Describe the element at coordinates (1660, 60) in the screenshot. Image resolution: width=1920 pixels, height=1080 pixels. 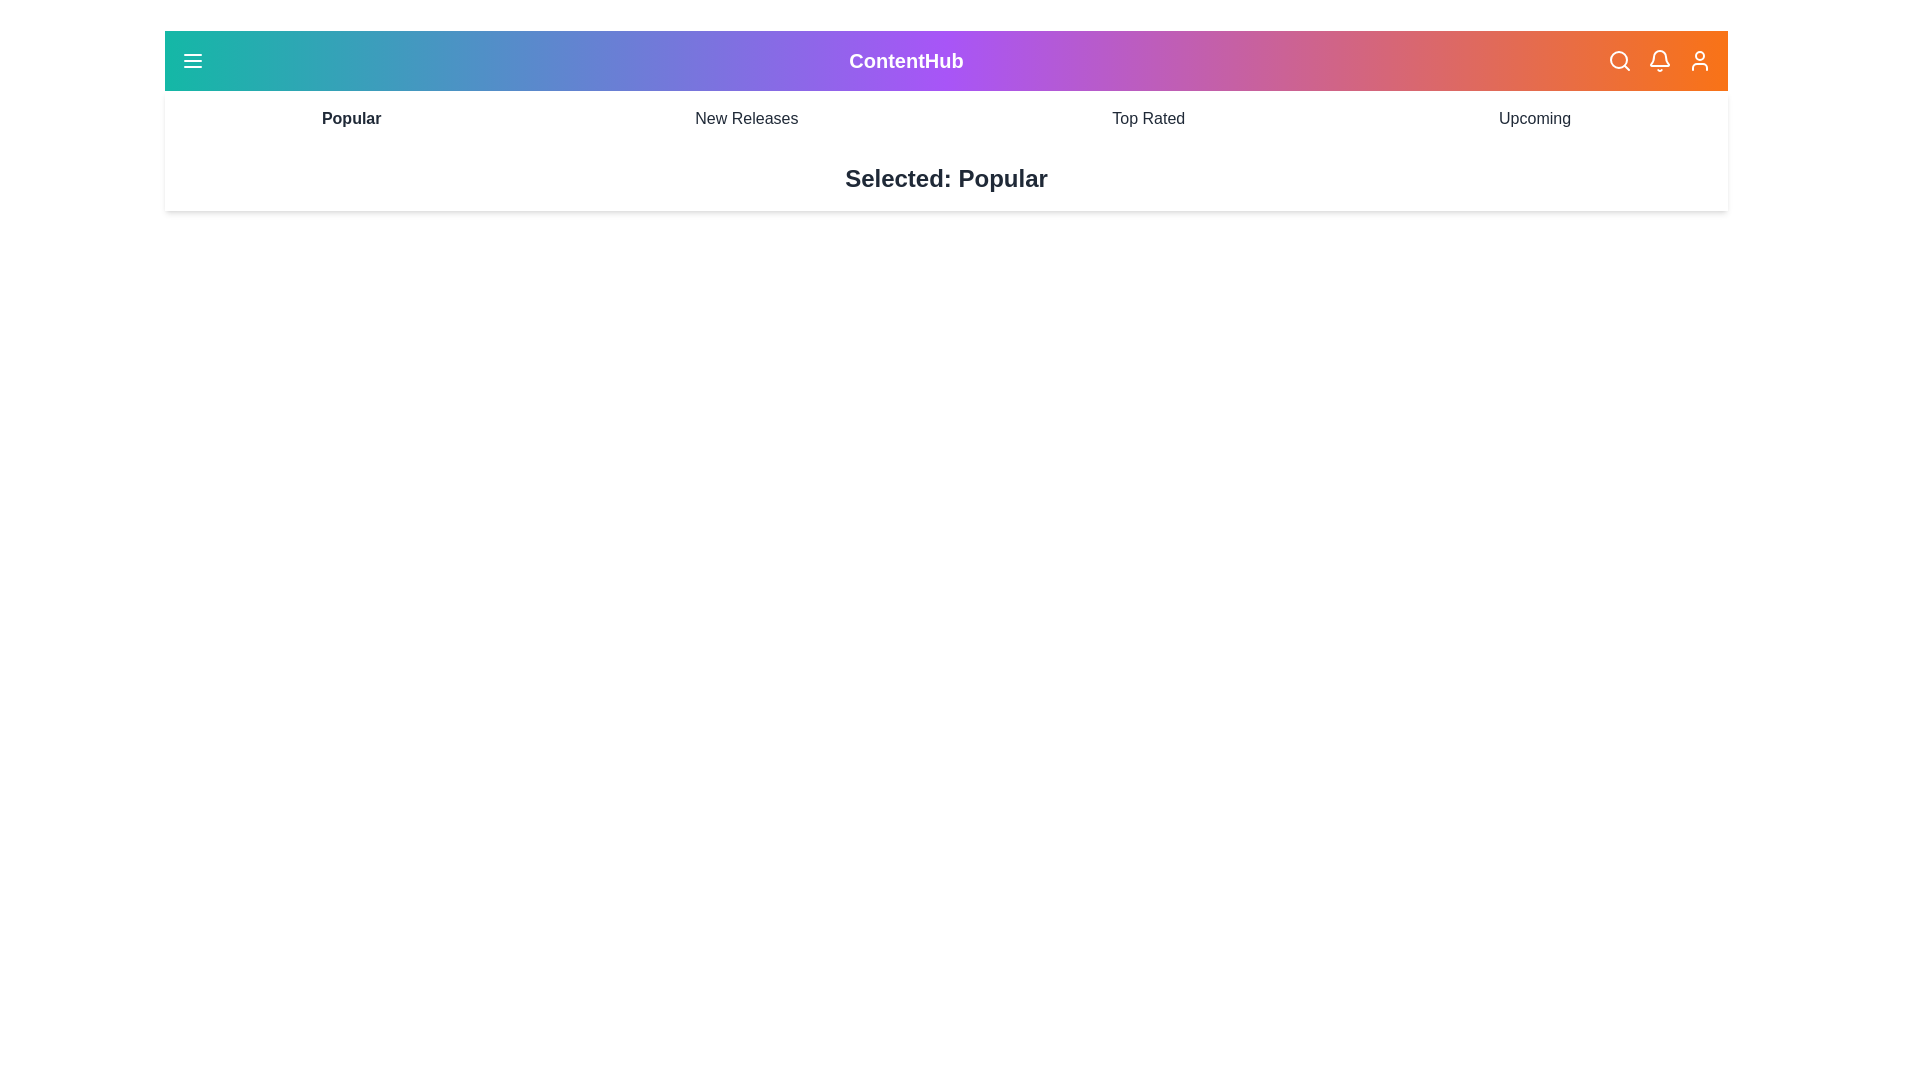
I see `the bell icon to check notifications` at that location.